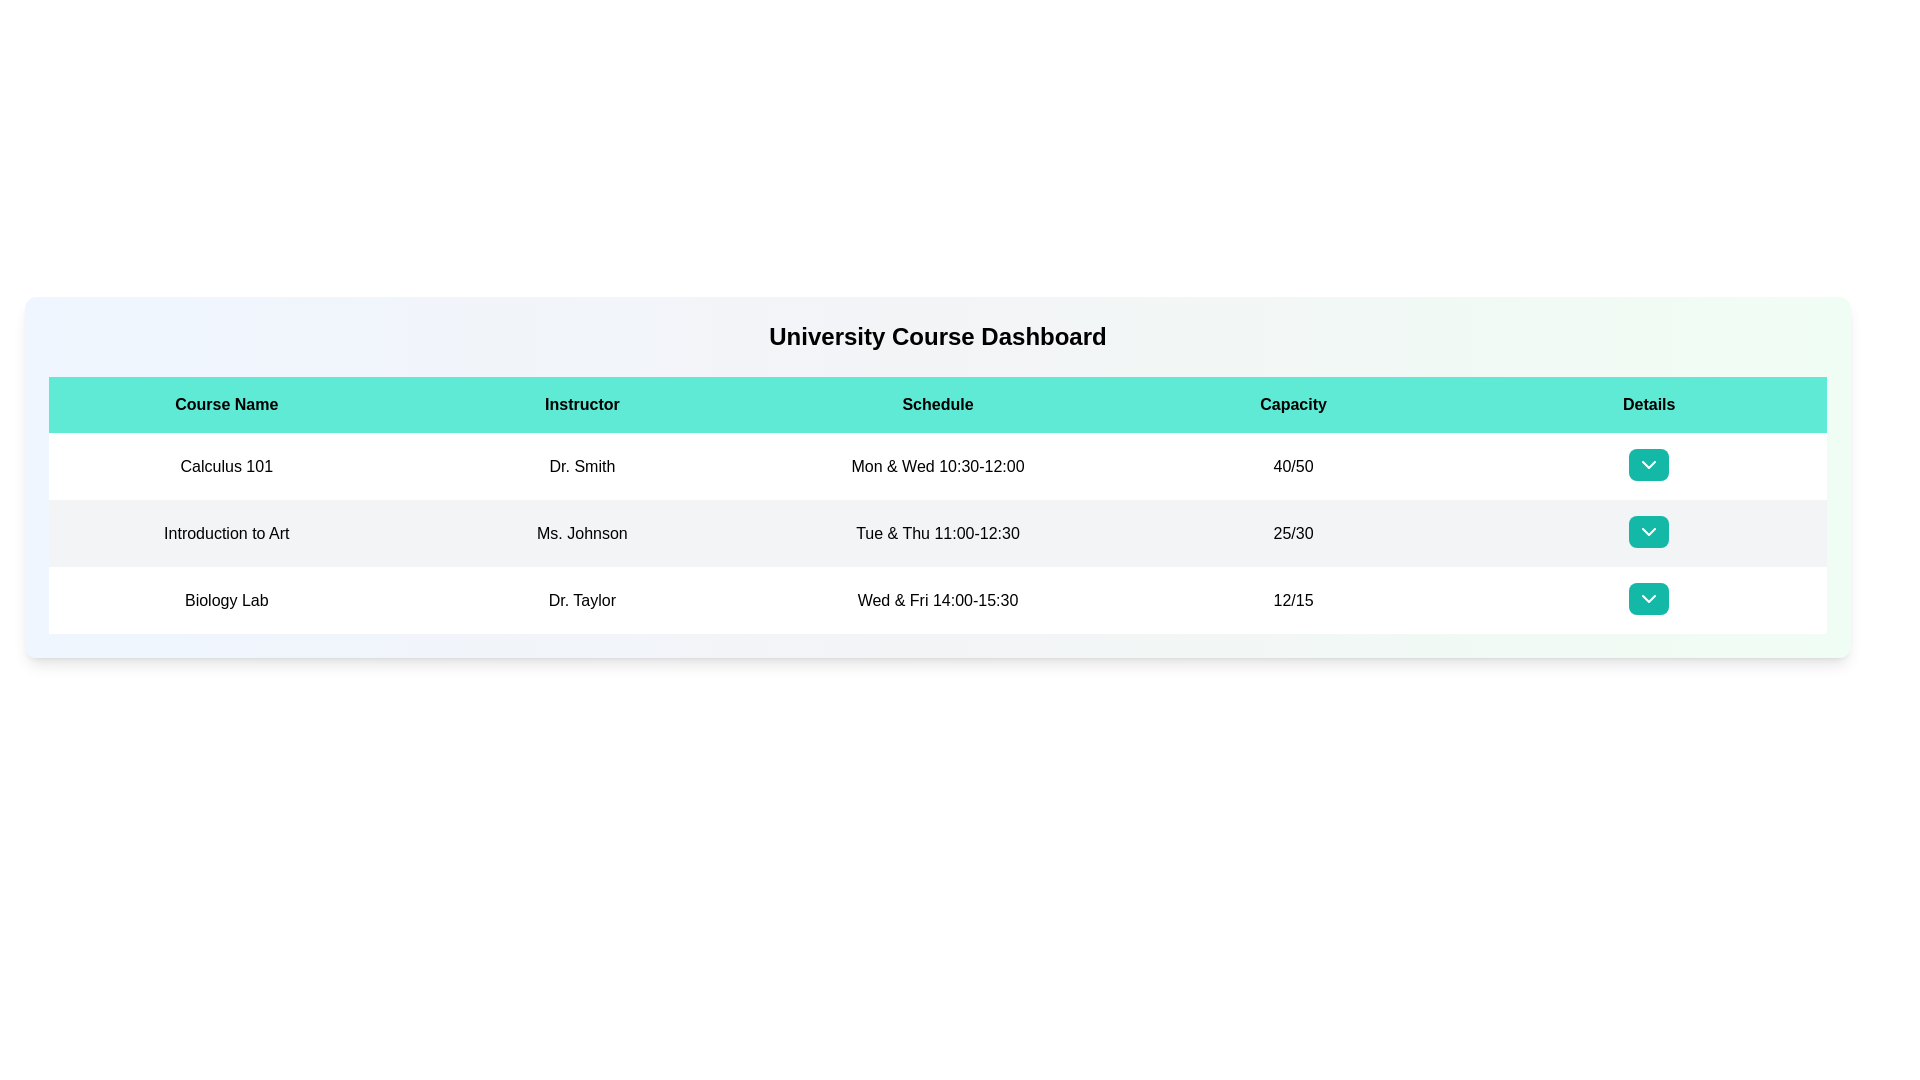 The height and width of the screenshot is (1080, 1920). I want to click on the text element that communicates the scheduled class times for 'Biology Lab Dr. Taylor Wed & Fri 14:00-15:30 12/15' in the 'Schedule' column of the table, so click(936, 599).